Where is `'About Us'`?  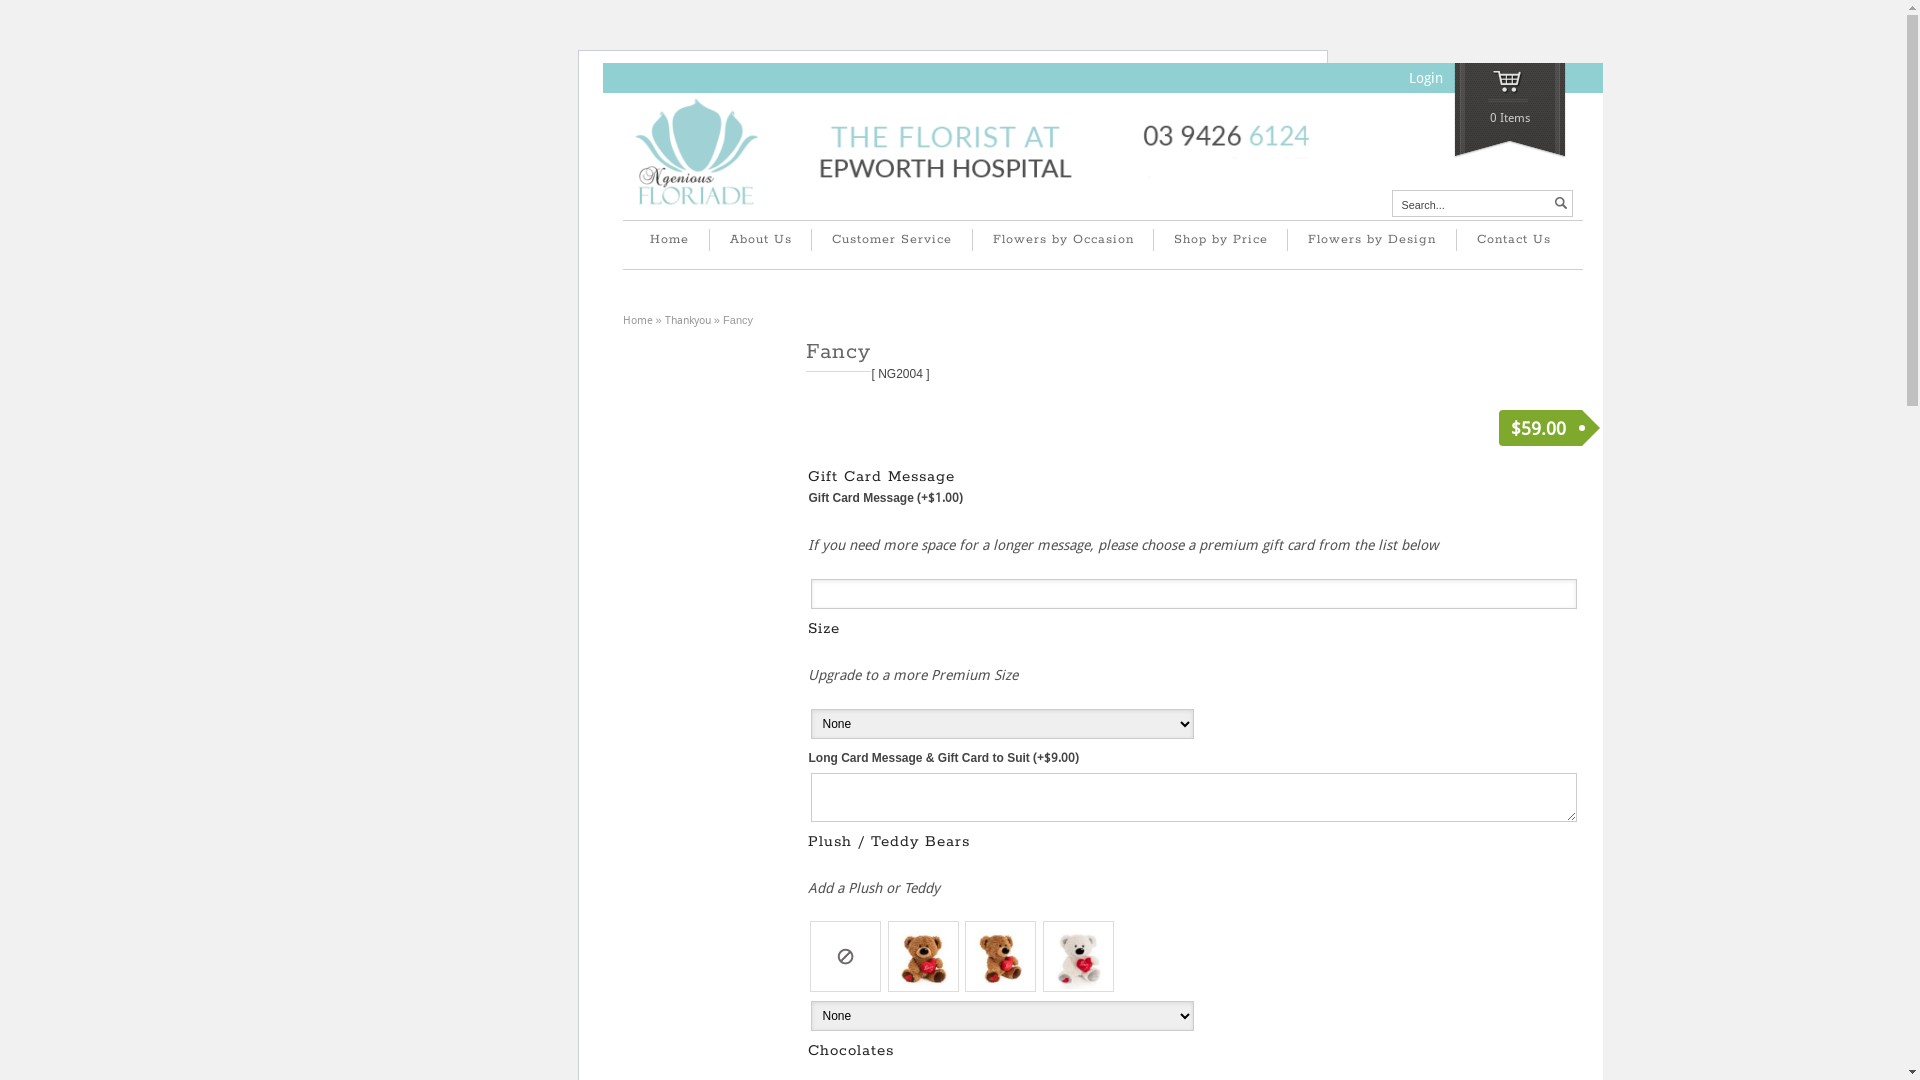 'About Us' is located at coordinates (759, 238).